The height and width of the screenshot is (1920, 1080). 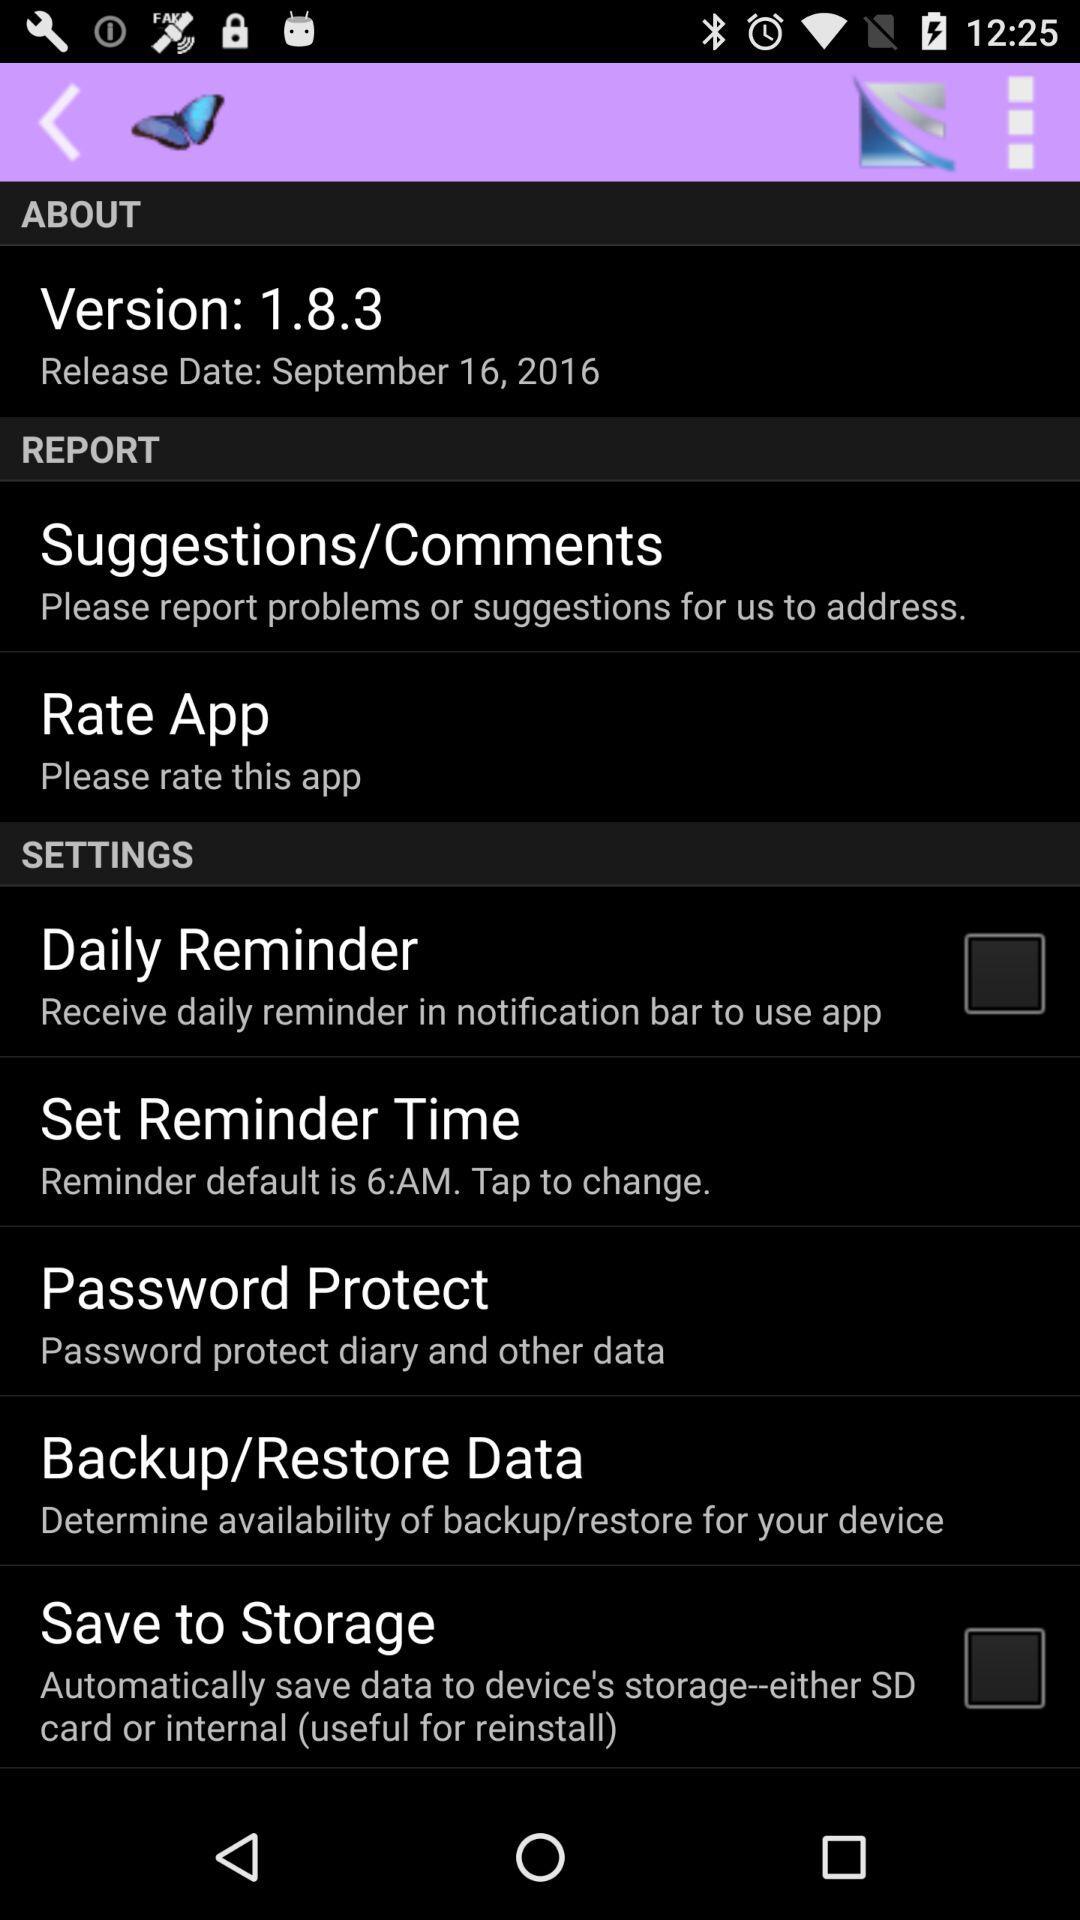 What do you see at coordinates (280, 1115) in the screenshot?
I see `item above the reminder default is app` at bounding box center [280, 1115].